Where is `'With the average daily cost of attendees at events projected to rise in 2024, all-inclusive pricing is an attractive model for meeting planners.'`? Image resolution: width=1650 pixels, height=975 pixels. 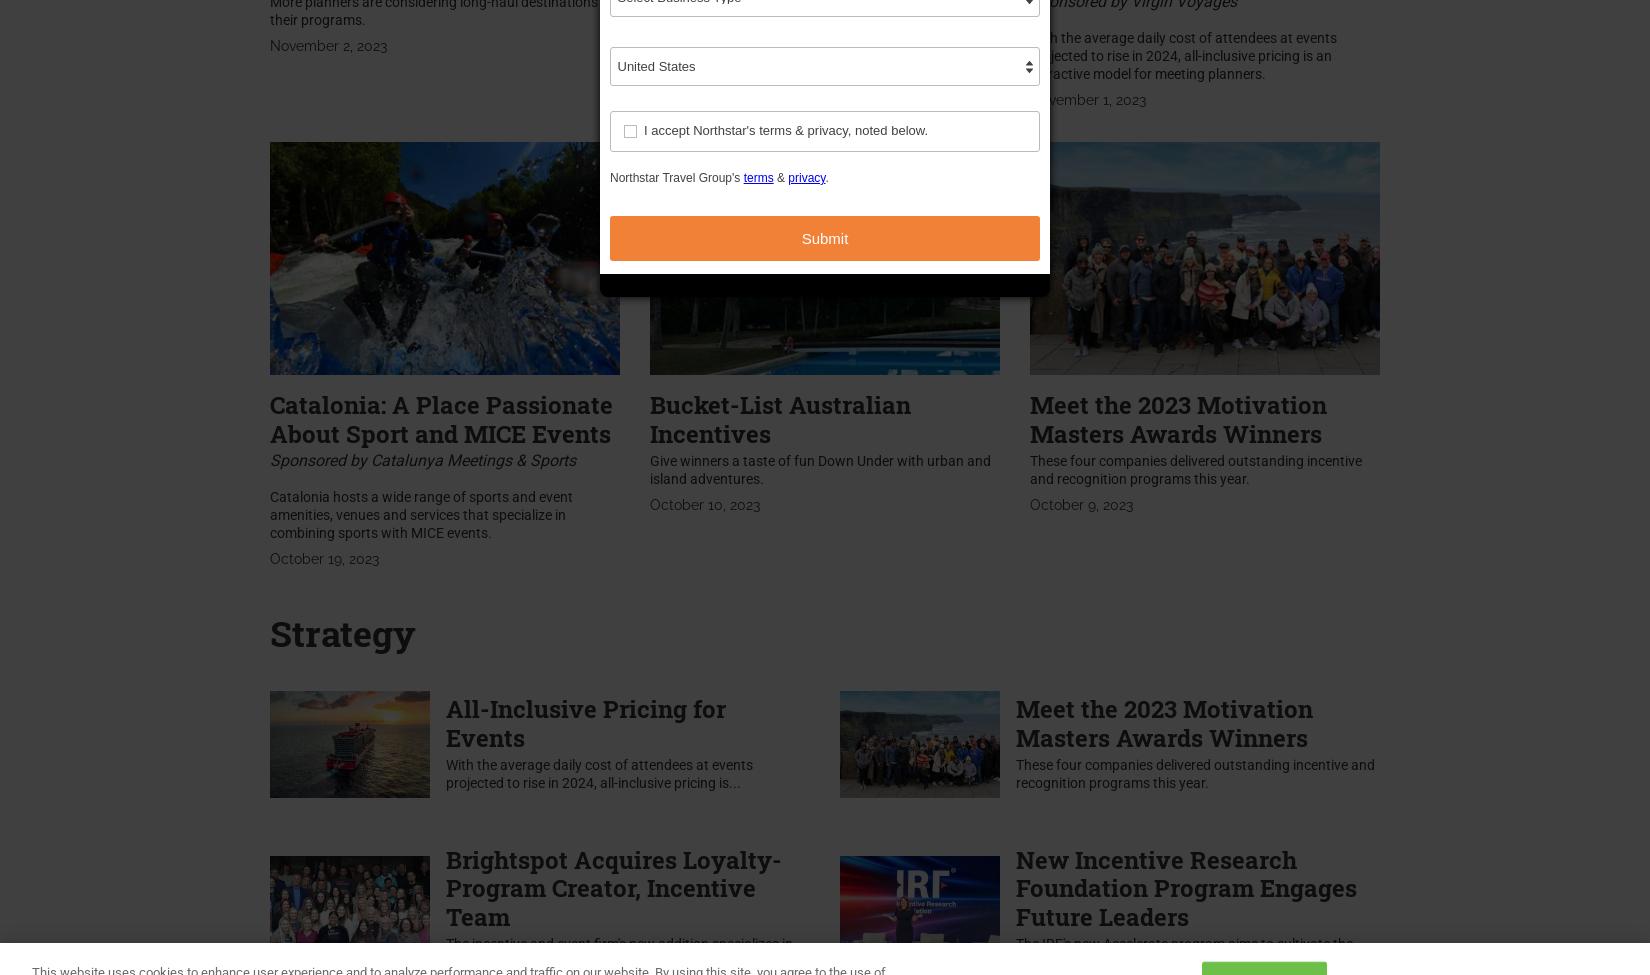
'With the average daily cost of attendees at events projected to rise in 2024, all-inclusive pricing is an attractive model for meeting planners.' is located at coordinates (1182, 55).